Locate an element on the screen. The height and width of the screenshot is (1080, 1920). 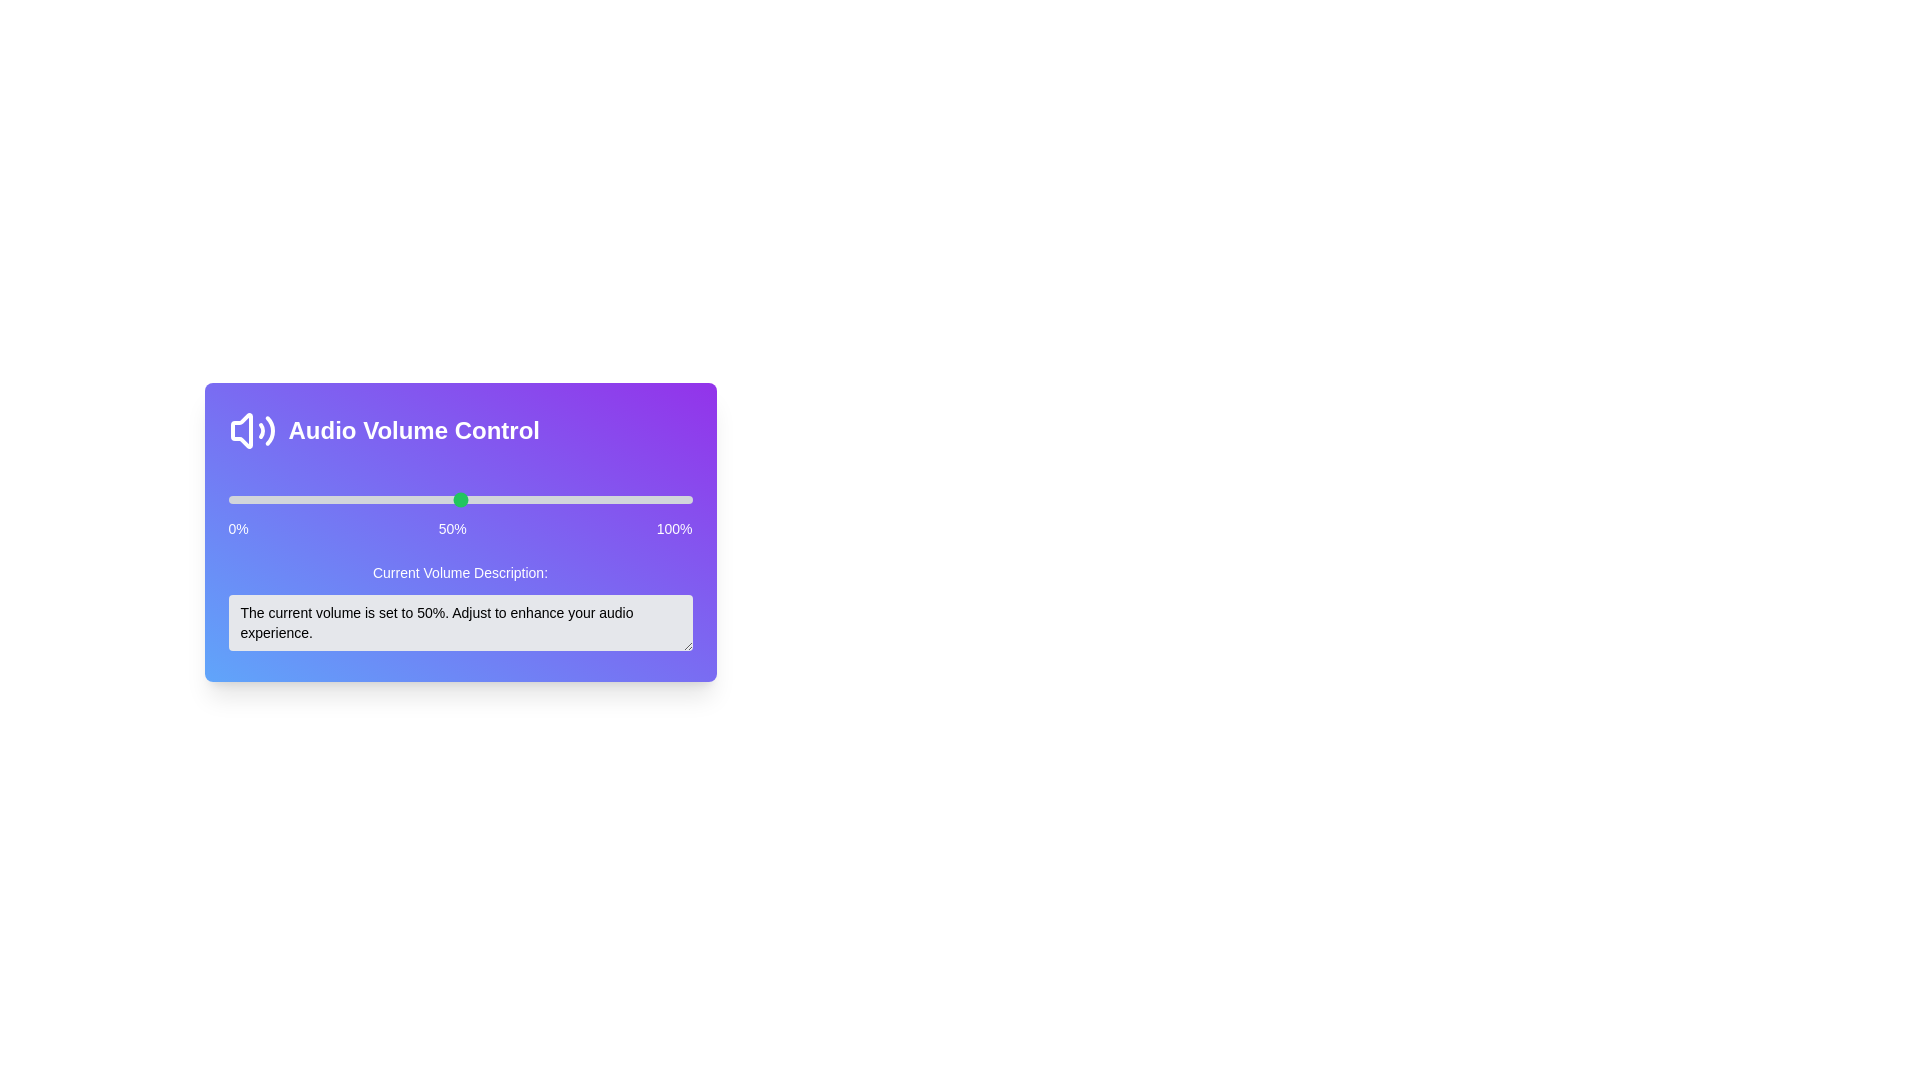
the volume slider to 46% is located at coordinates (440, 499).